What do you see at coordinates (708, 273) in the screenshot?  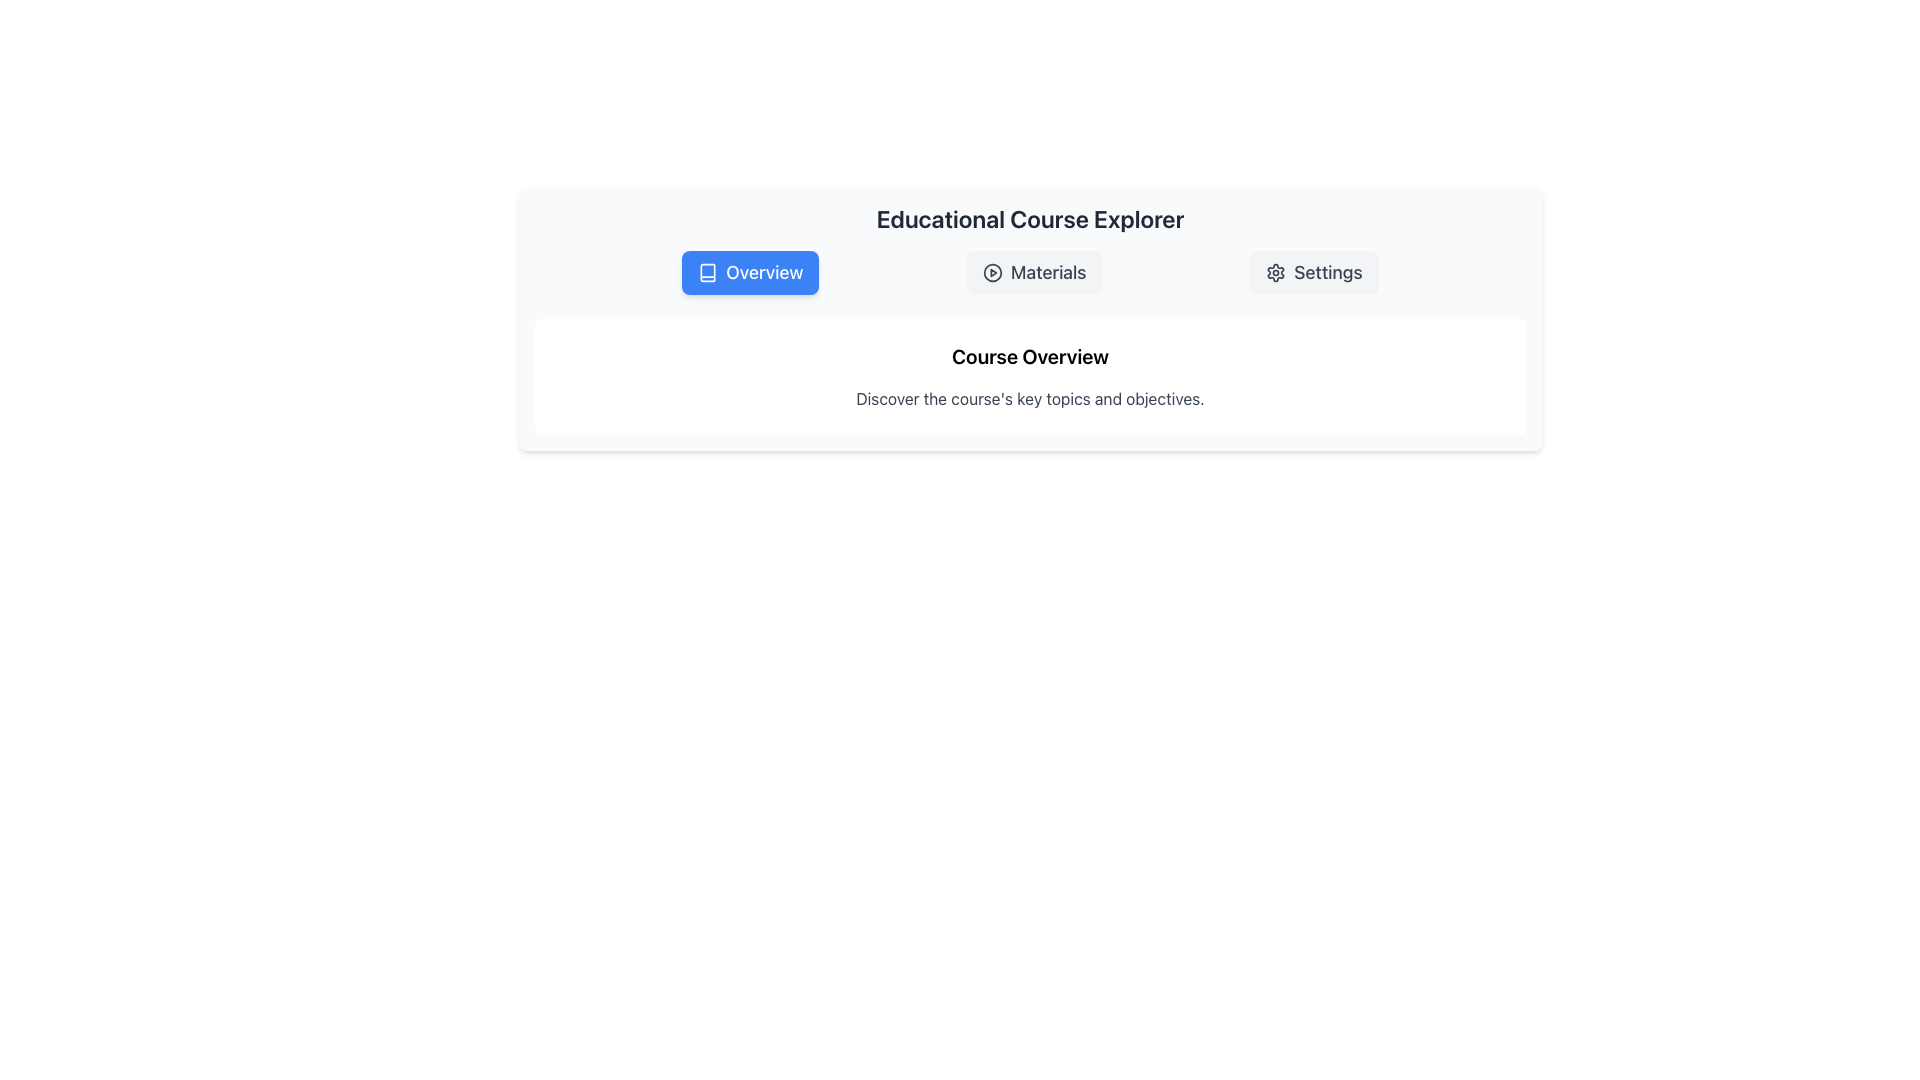 I see `the small book-shaped icon located inside the blue 'Overview' button, which is the first button in the navigation list at the top of the main content area` at bounding box center [708, 273].